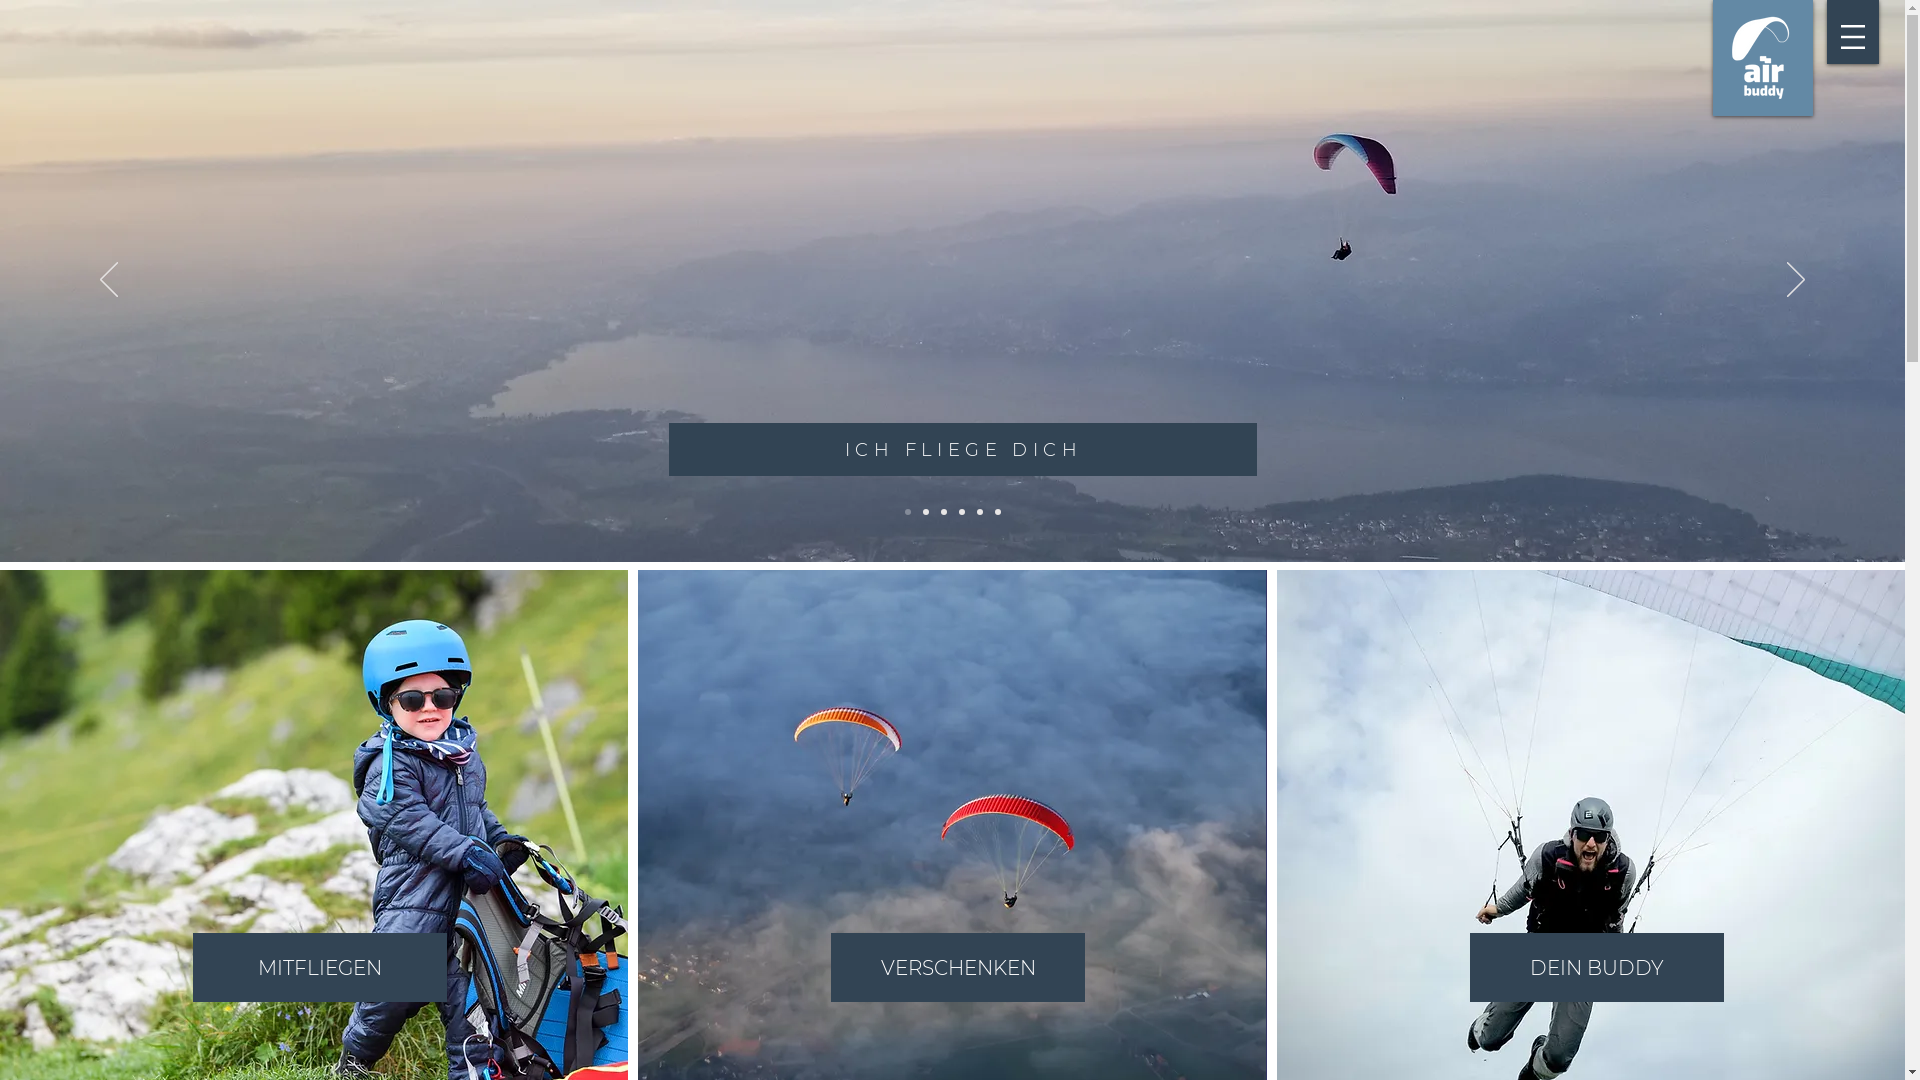  Describe the element at coordinates (320, 966) in the screenshot. I see `'MITFLIEGEN'` at that location.